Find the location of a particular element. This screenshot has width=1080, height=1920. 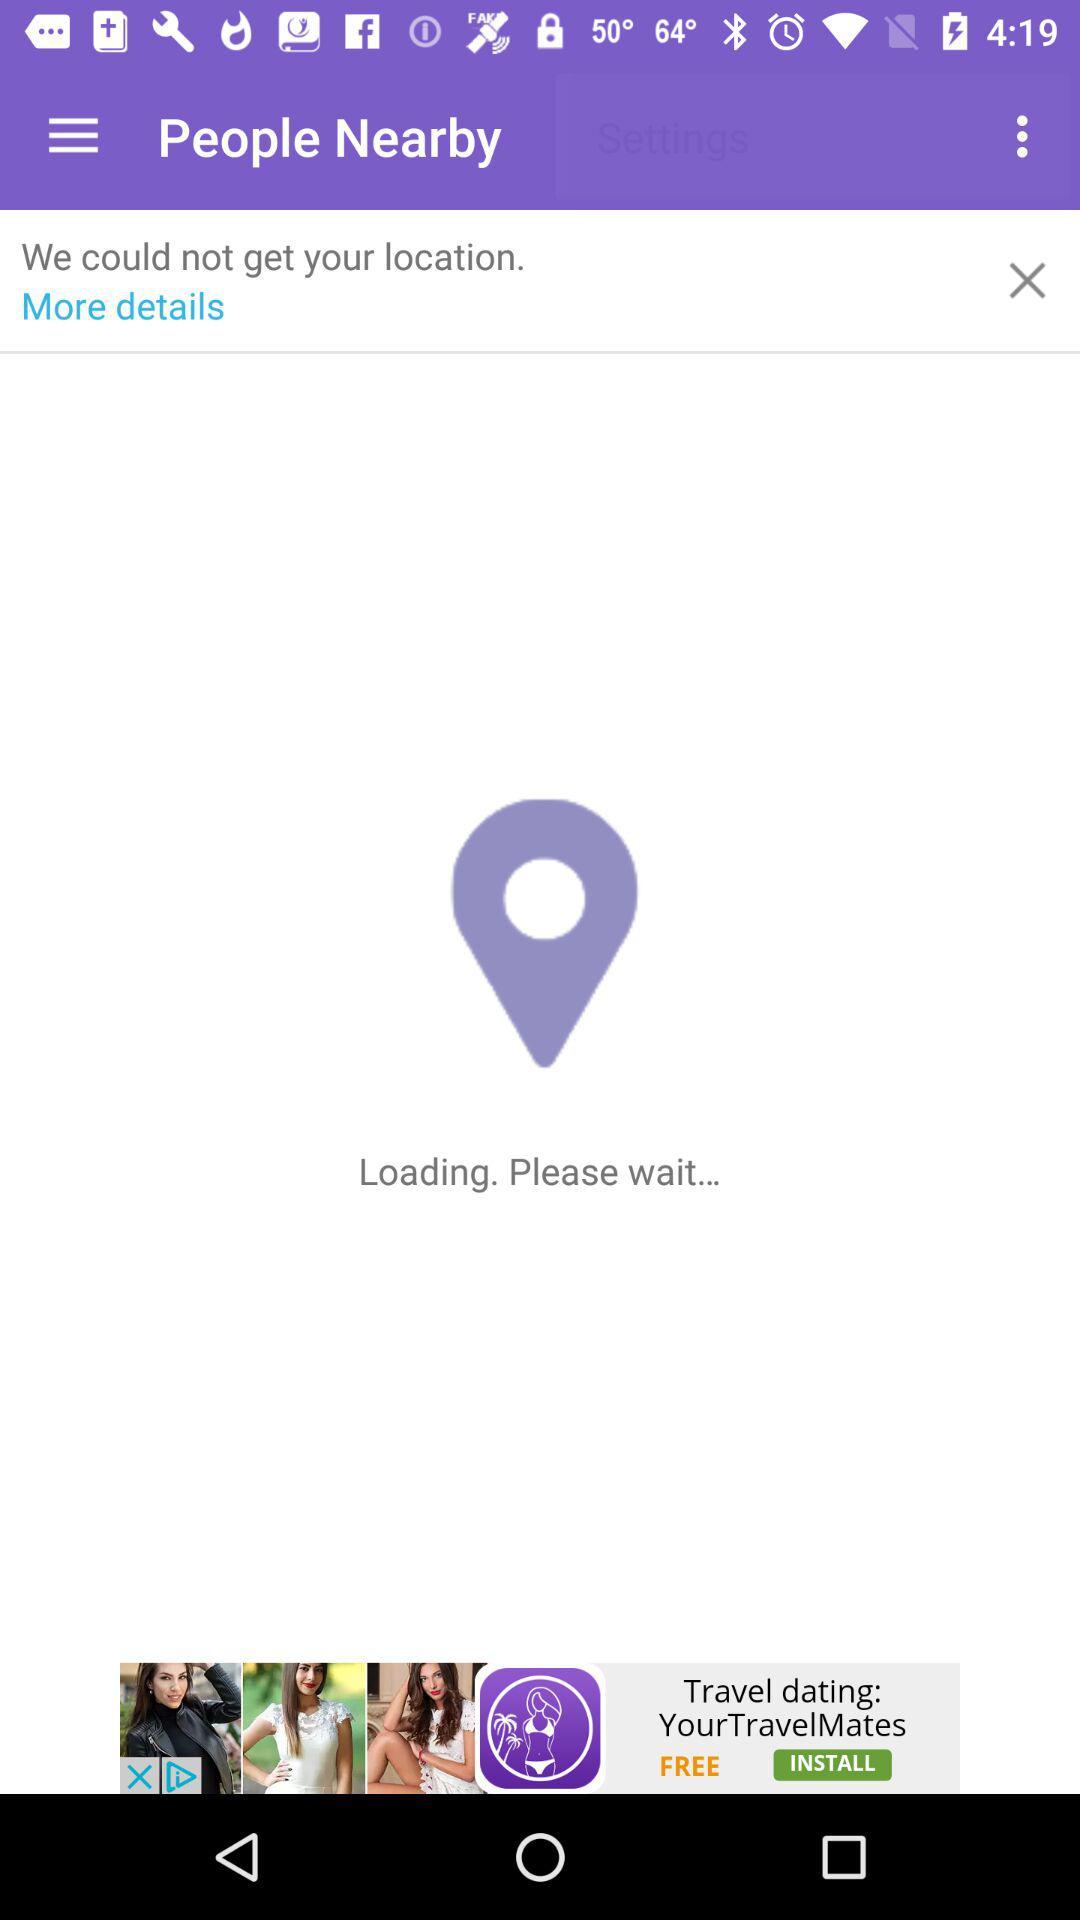

close is located at coordinates (1027, 279).